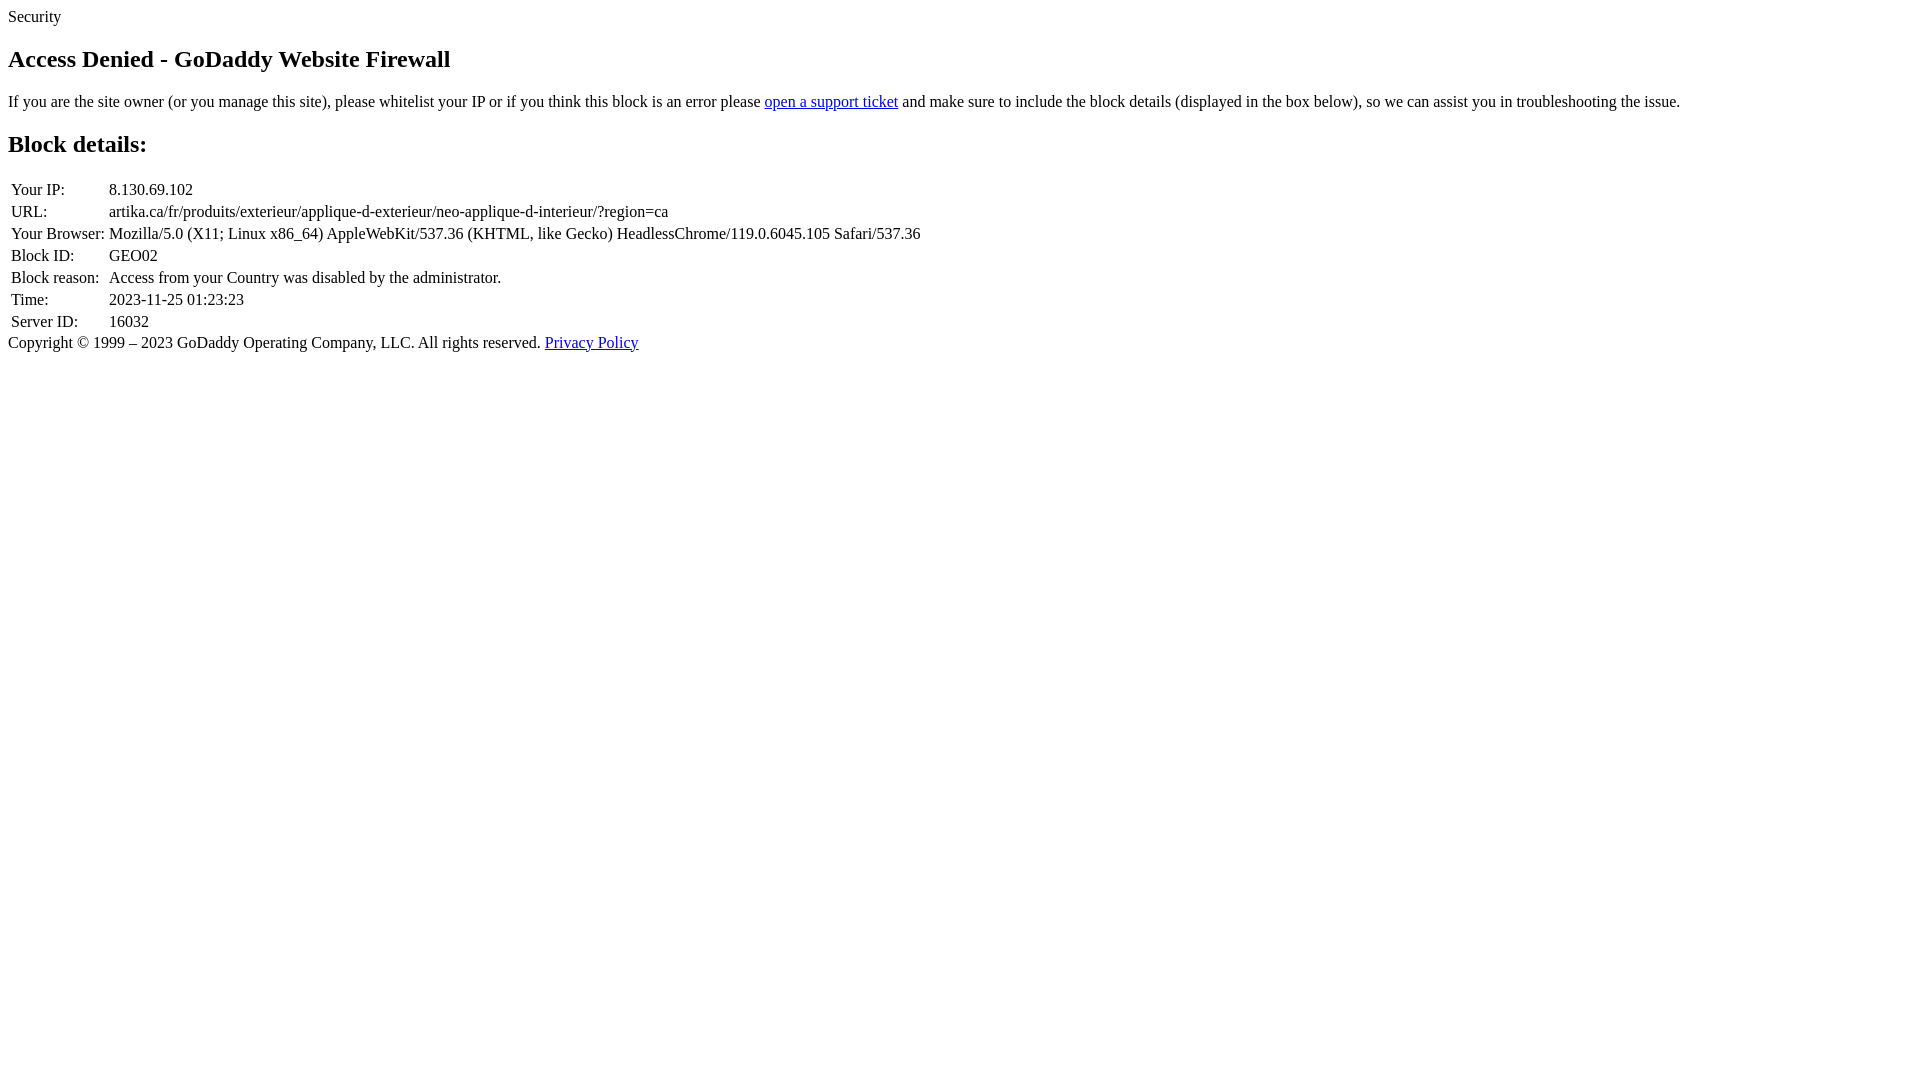 This screenshot has height=1080, width=1920. What do you see at coordinates (831, 101) in the screenshot?
I see `'open a support ticket'` at bounding box center [831, 101].